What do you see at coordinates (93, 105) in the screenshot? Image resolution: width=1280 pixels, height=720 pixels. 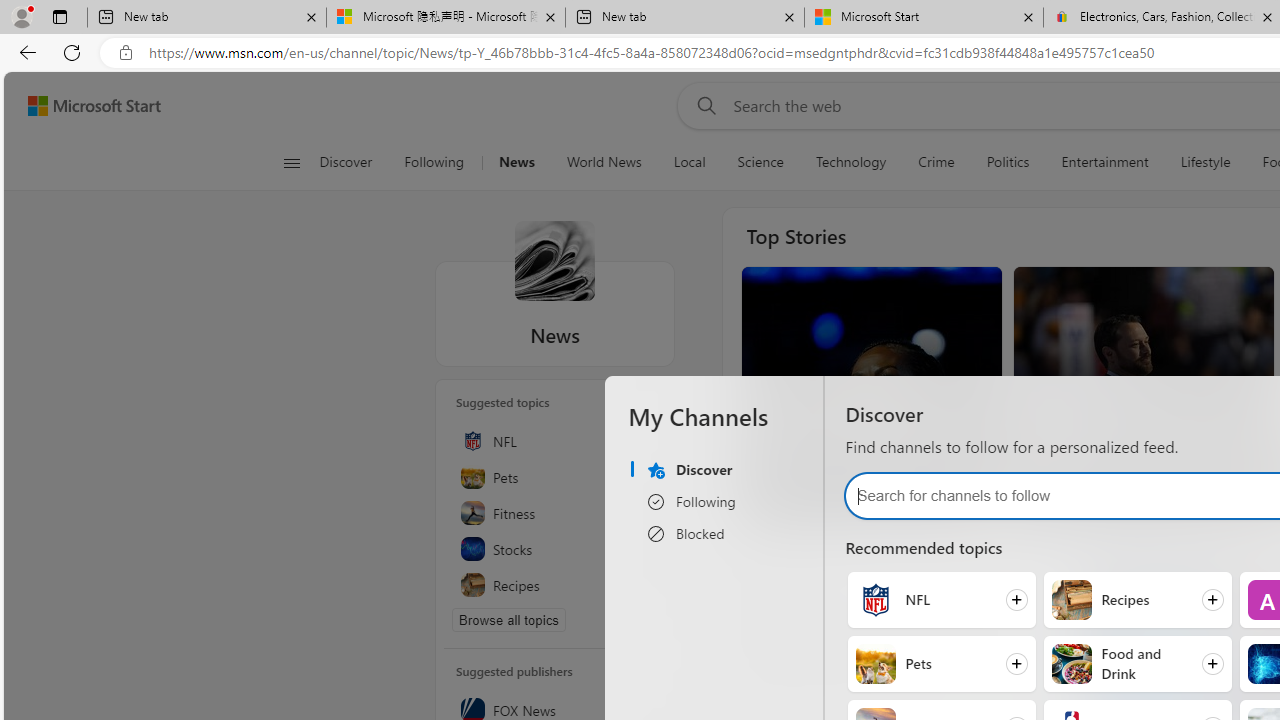 I see `'Microsoft Start'` at bounding box center [93, 105].